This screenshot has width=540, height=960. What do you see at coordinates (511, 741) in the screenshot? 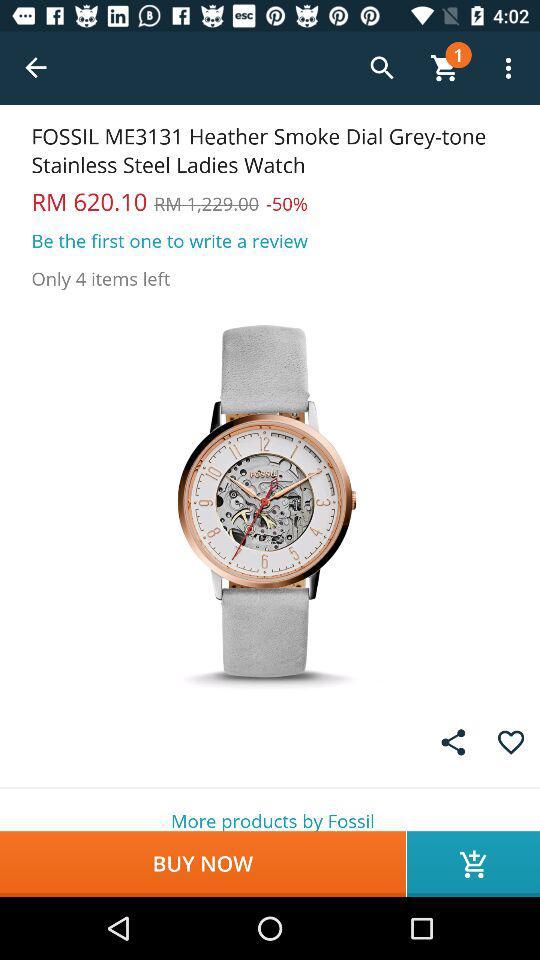
I see `emotion symbol` at bounding box center [511, 741].